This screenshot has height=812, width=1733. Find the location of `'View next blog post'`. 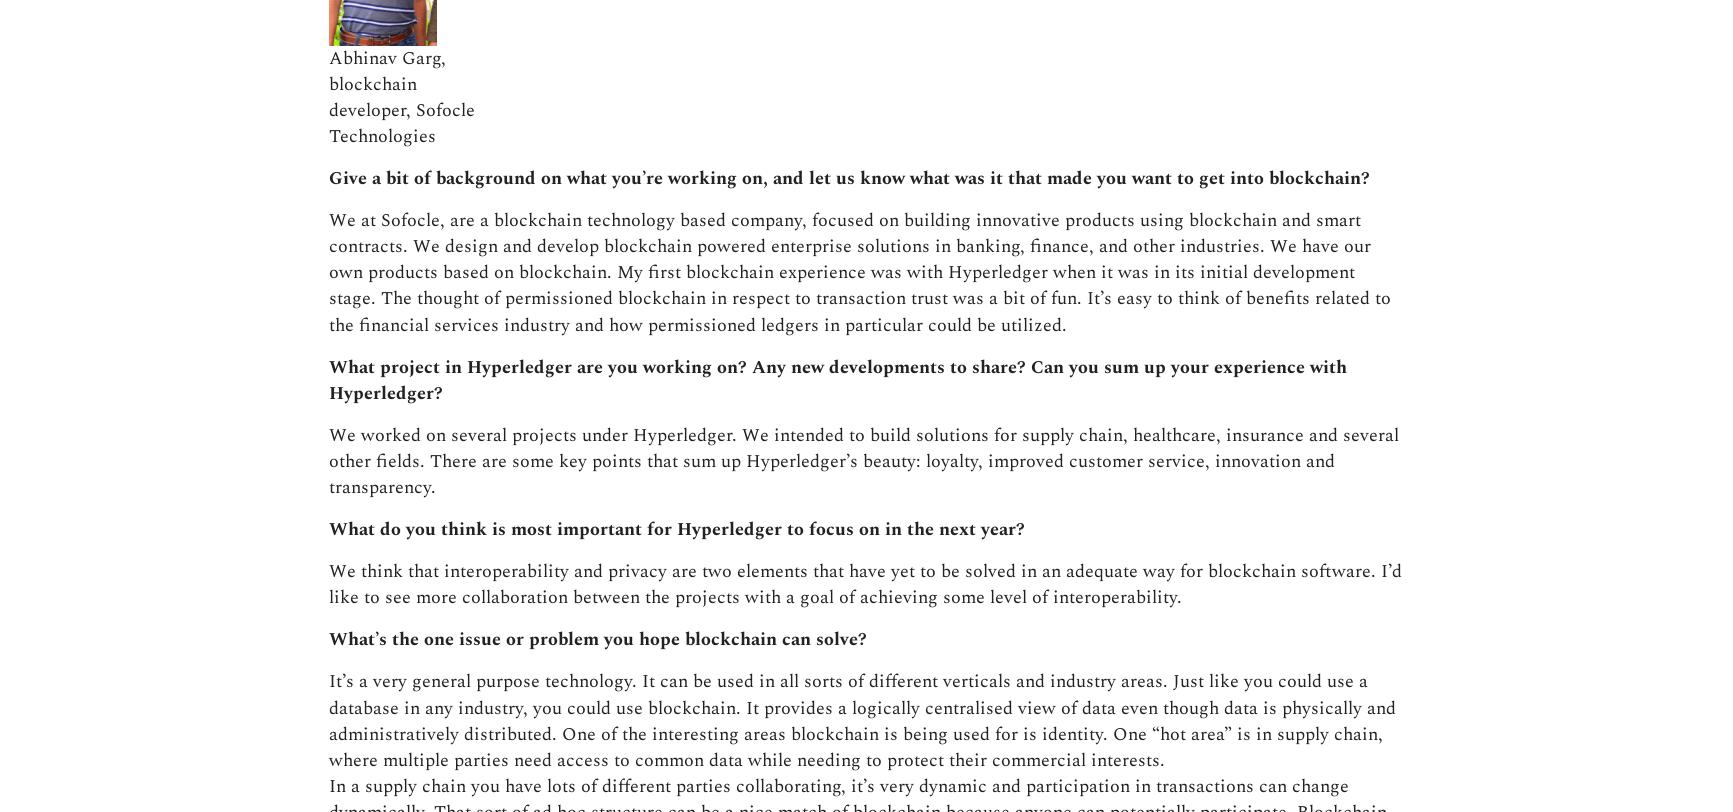

'View next blog post' is located at coordinates (1085, 545).